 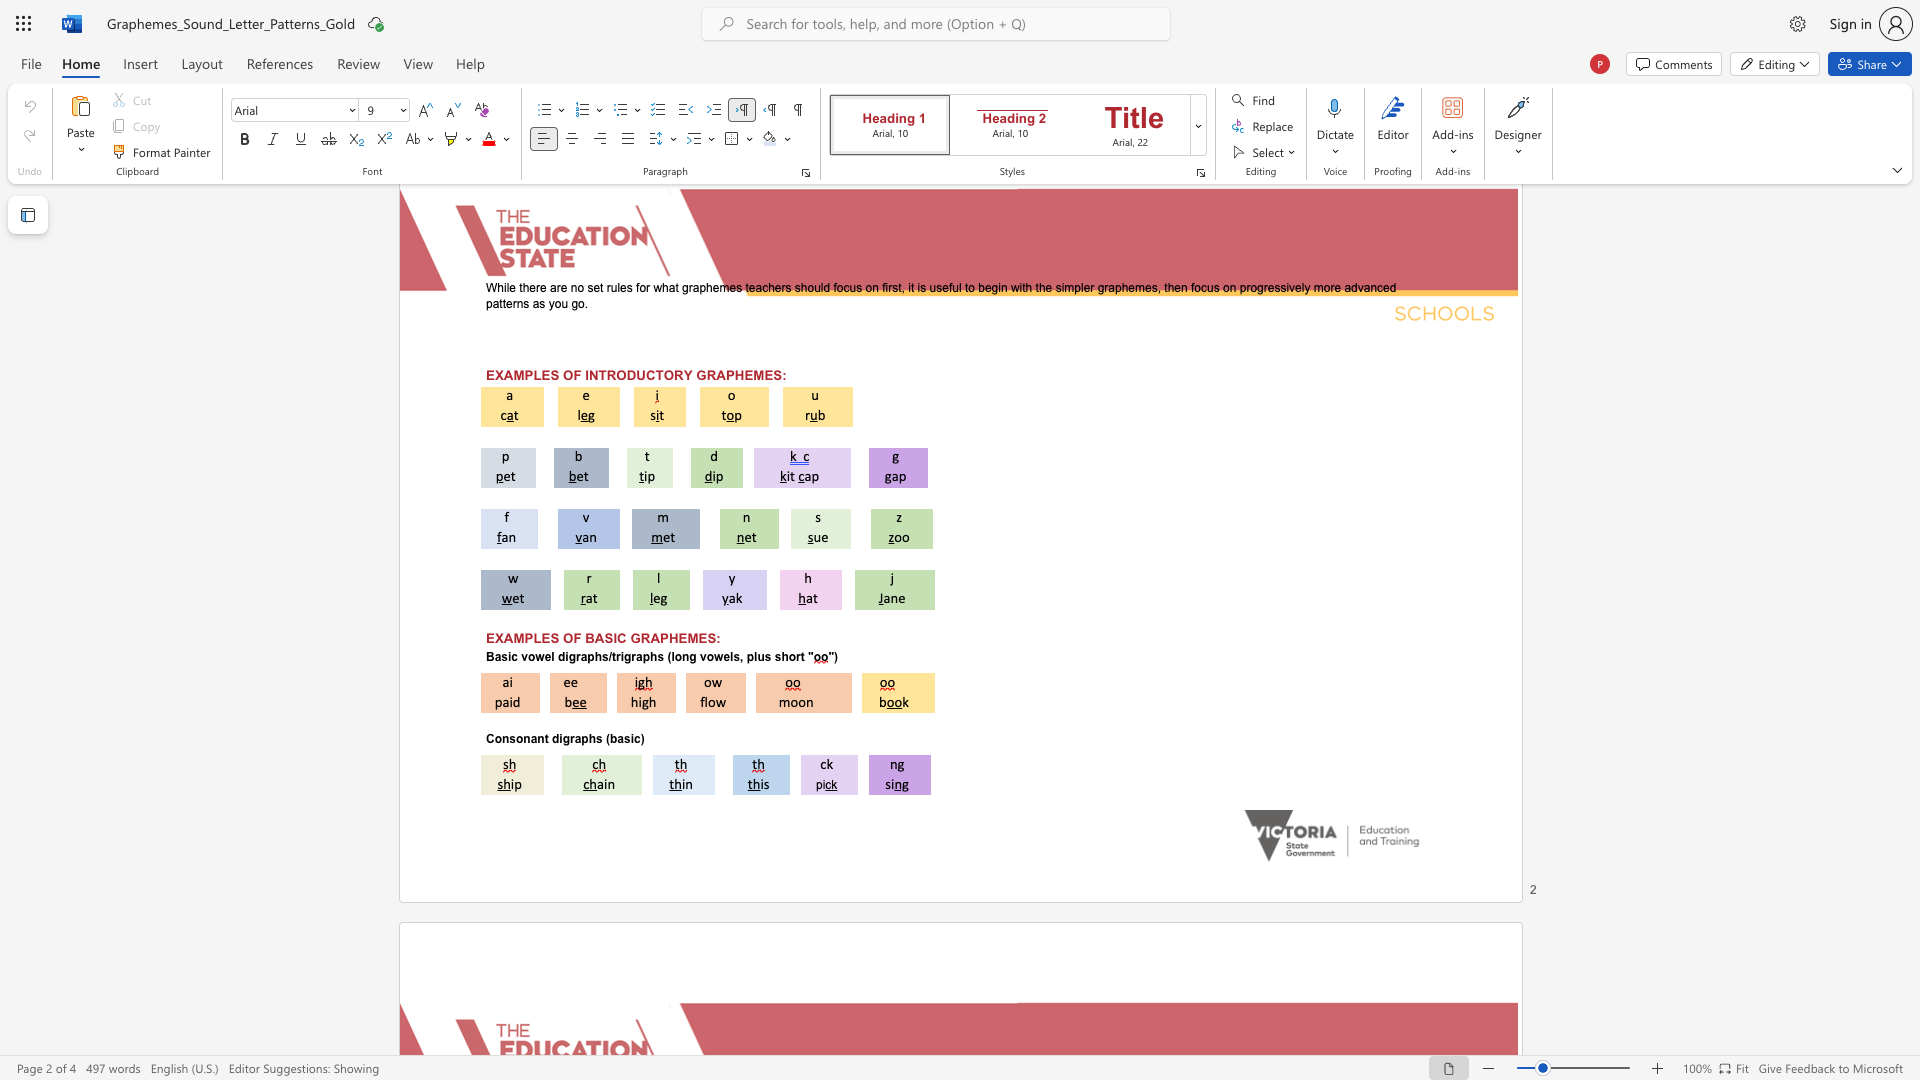 What do you see at coordinates (502, 739) in the screenshot?
I see `the subset text "nsonant digraphs" within the text "Consonant digraphs (basic)"` at bounding box center [502, 739].